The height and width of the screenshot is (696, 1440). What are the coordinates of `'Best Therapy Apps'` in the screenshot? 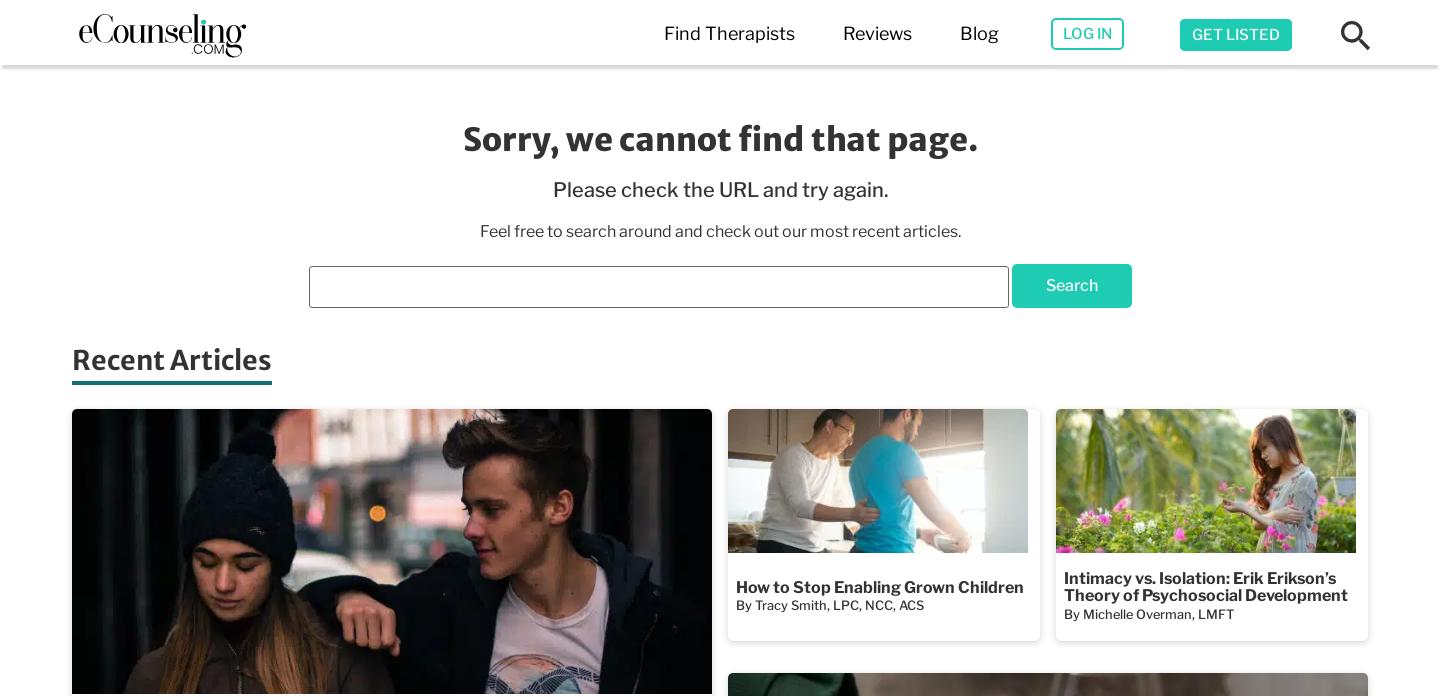 It's located at (510, 296).